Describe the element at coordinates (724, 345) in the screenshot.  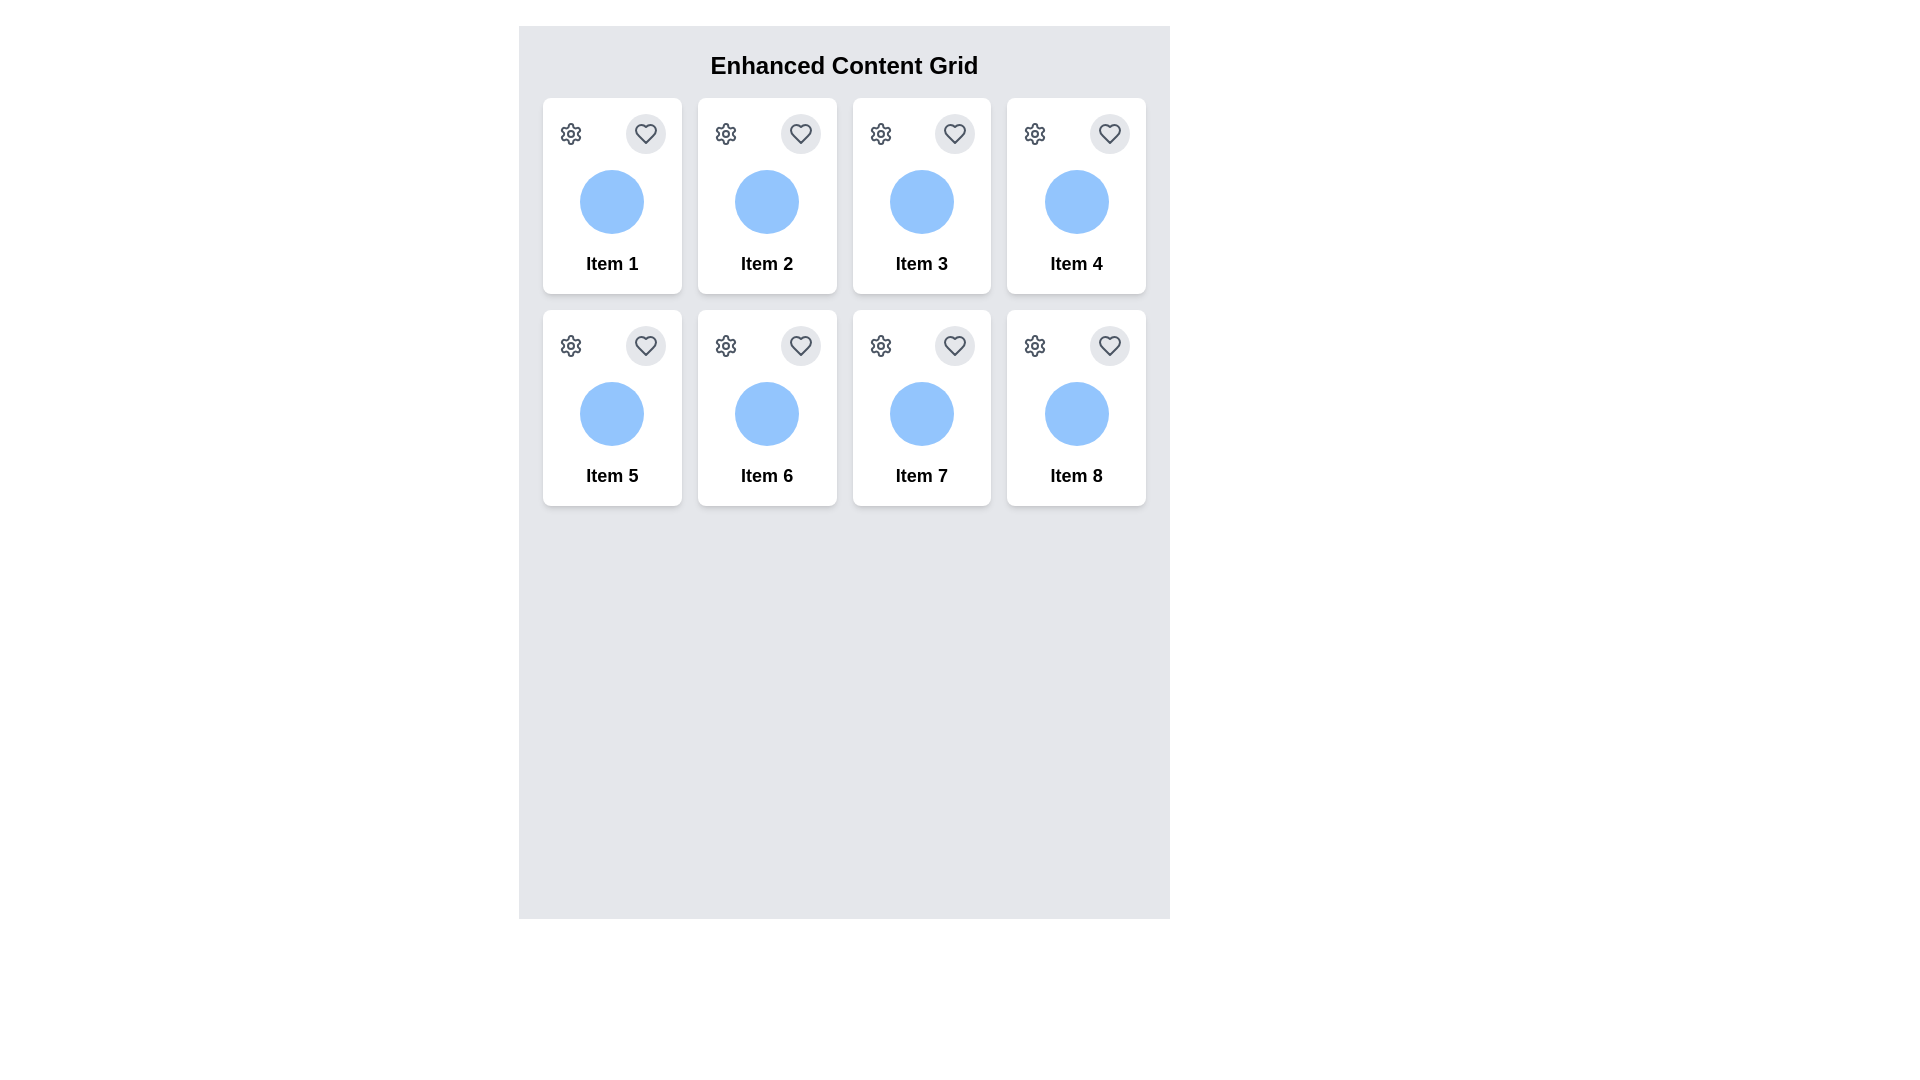
I see `the settings icon located in the top-left corner of the card labeled 'Item 6'` at that location.